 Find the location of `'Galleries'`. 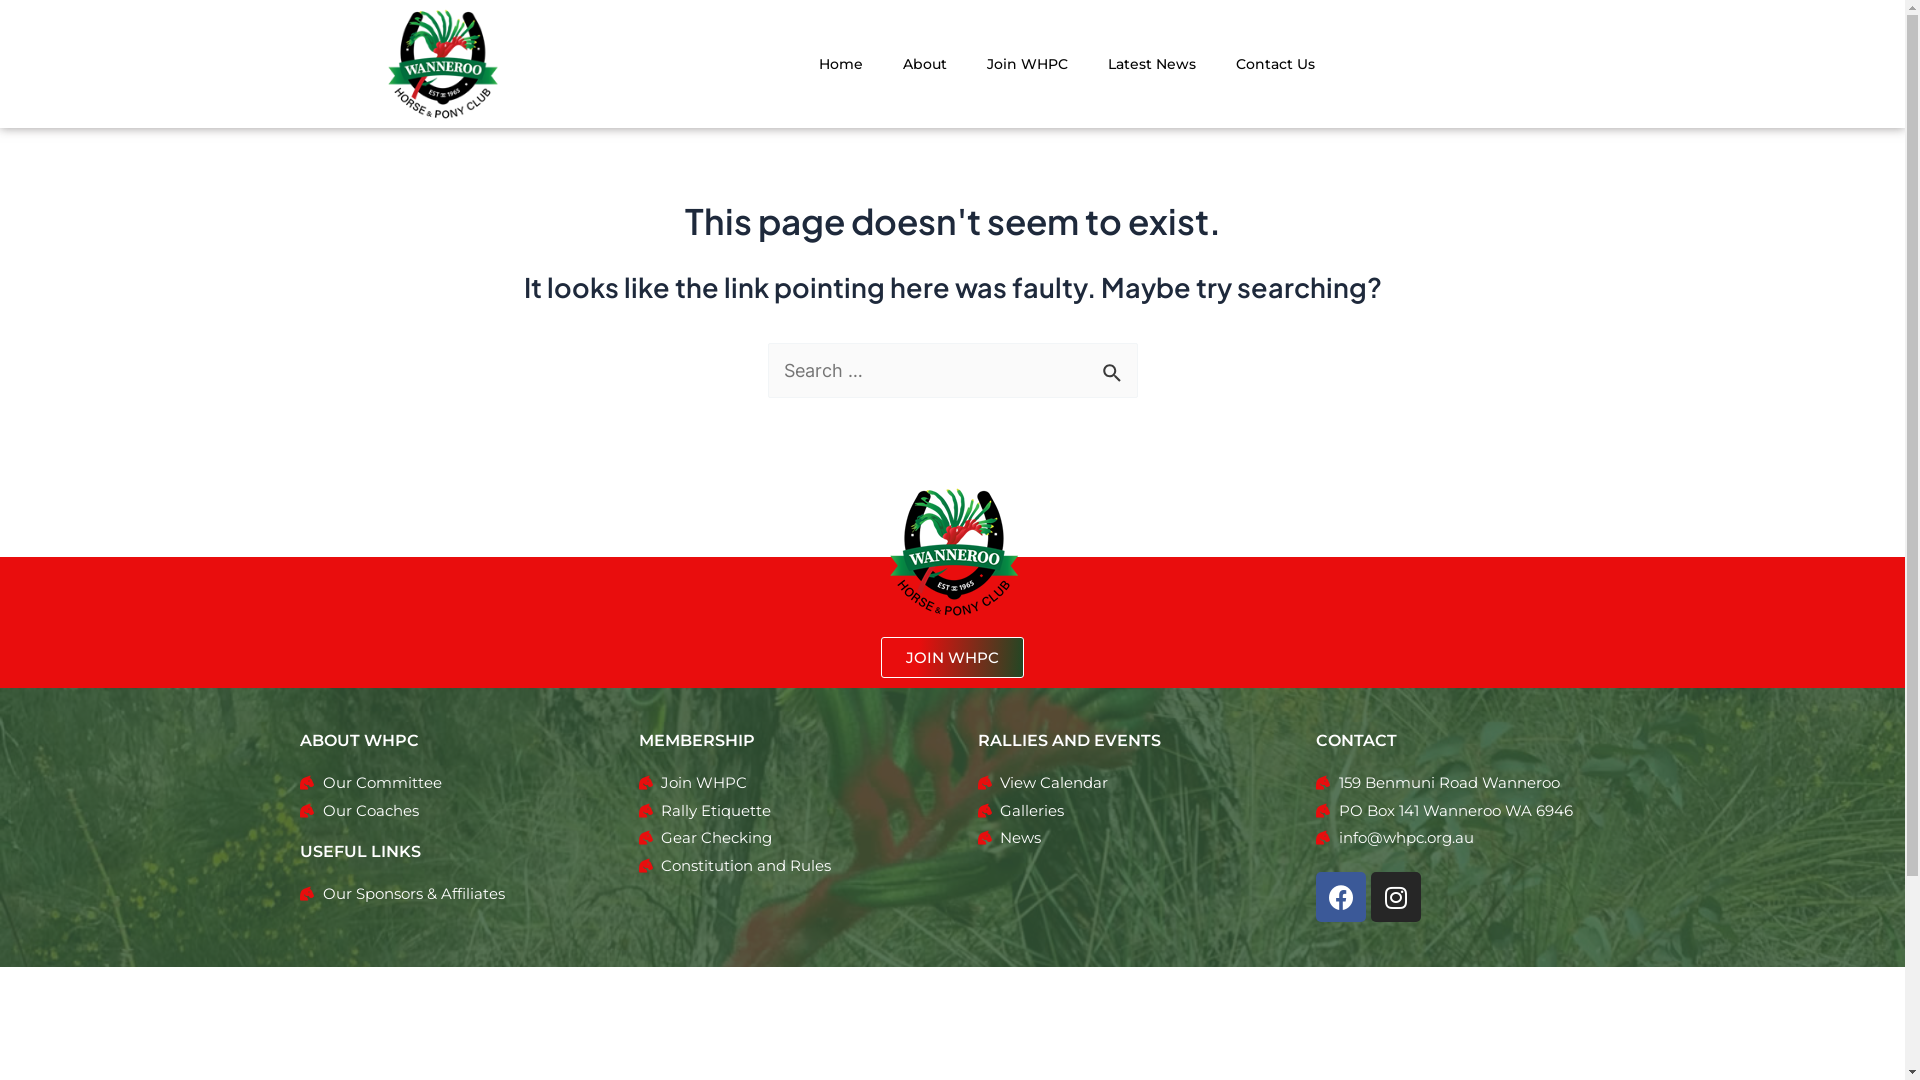

'Galleries' is located at coordinates (1122, 810).